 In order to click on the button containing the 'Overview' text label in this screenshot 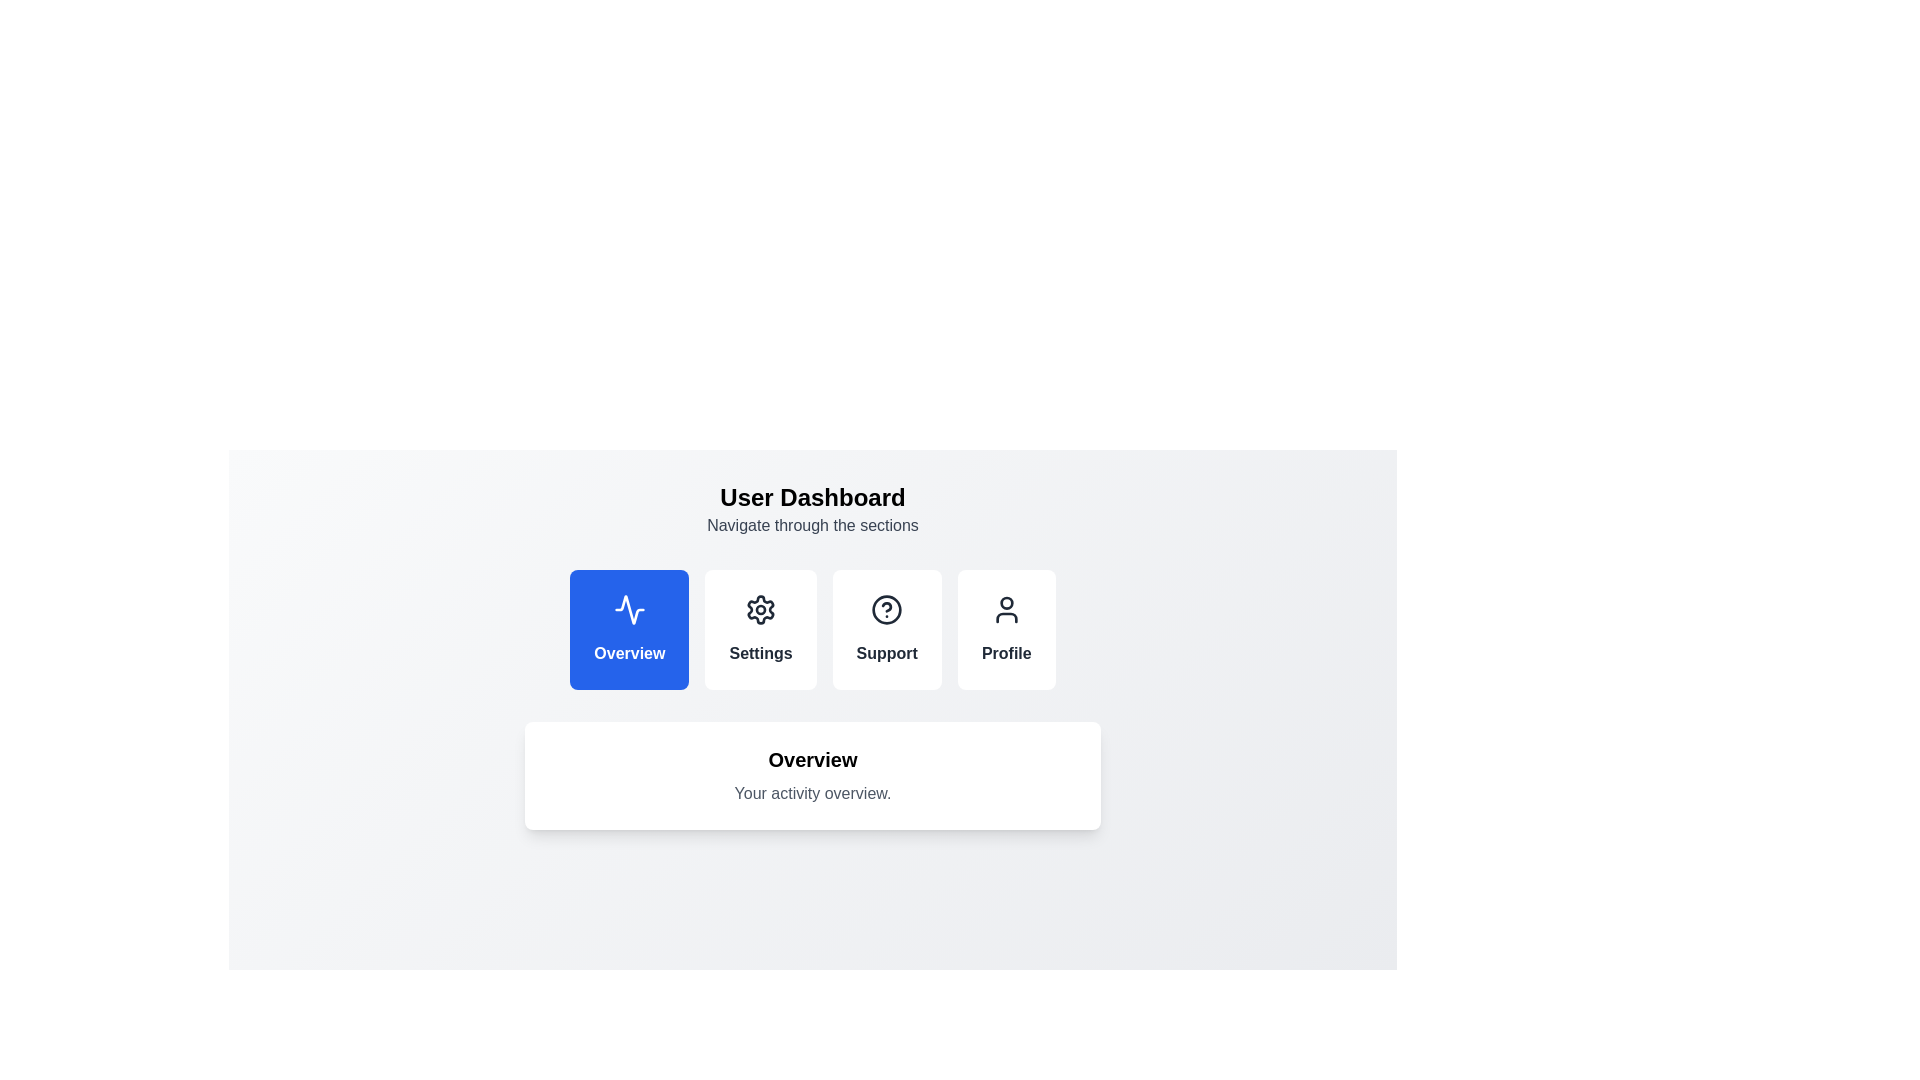, I will do `click(628, 654)`.